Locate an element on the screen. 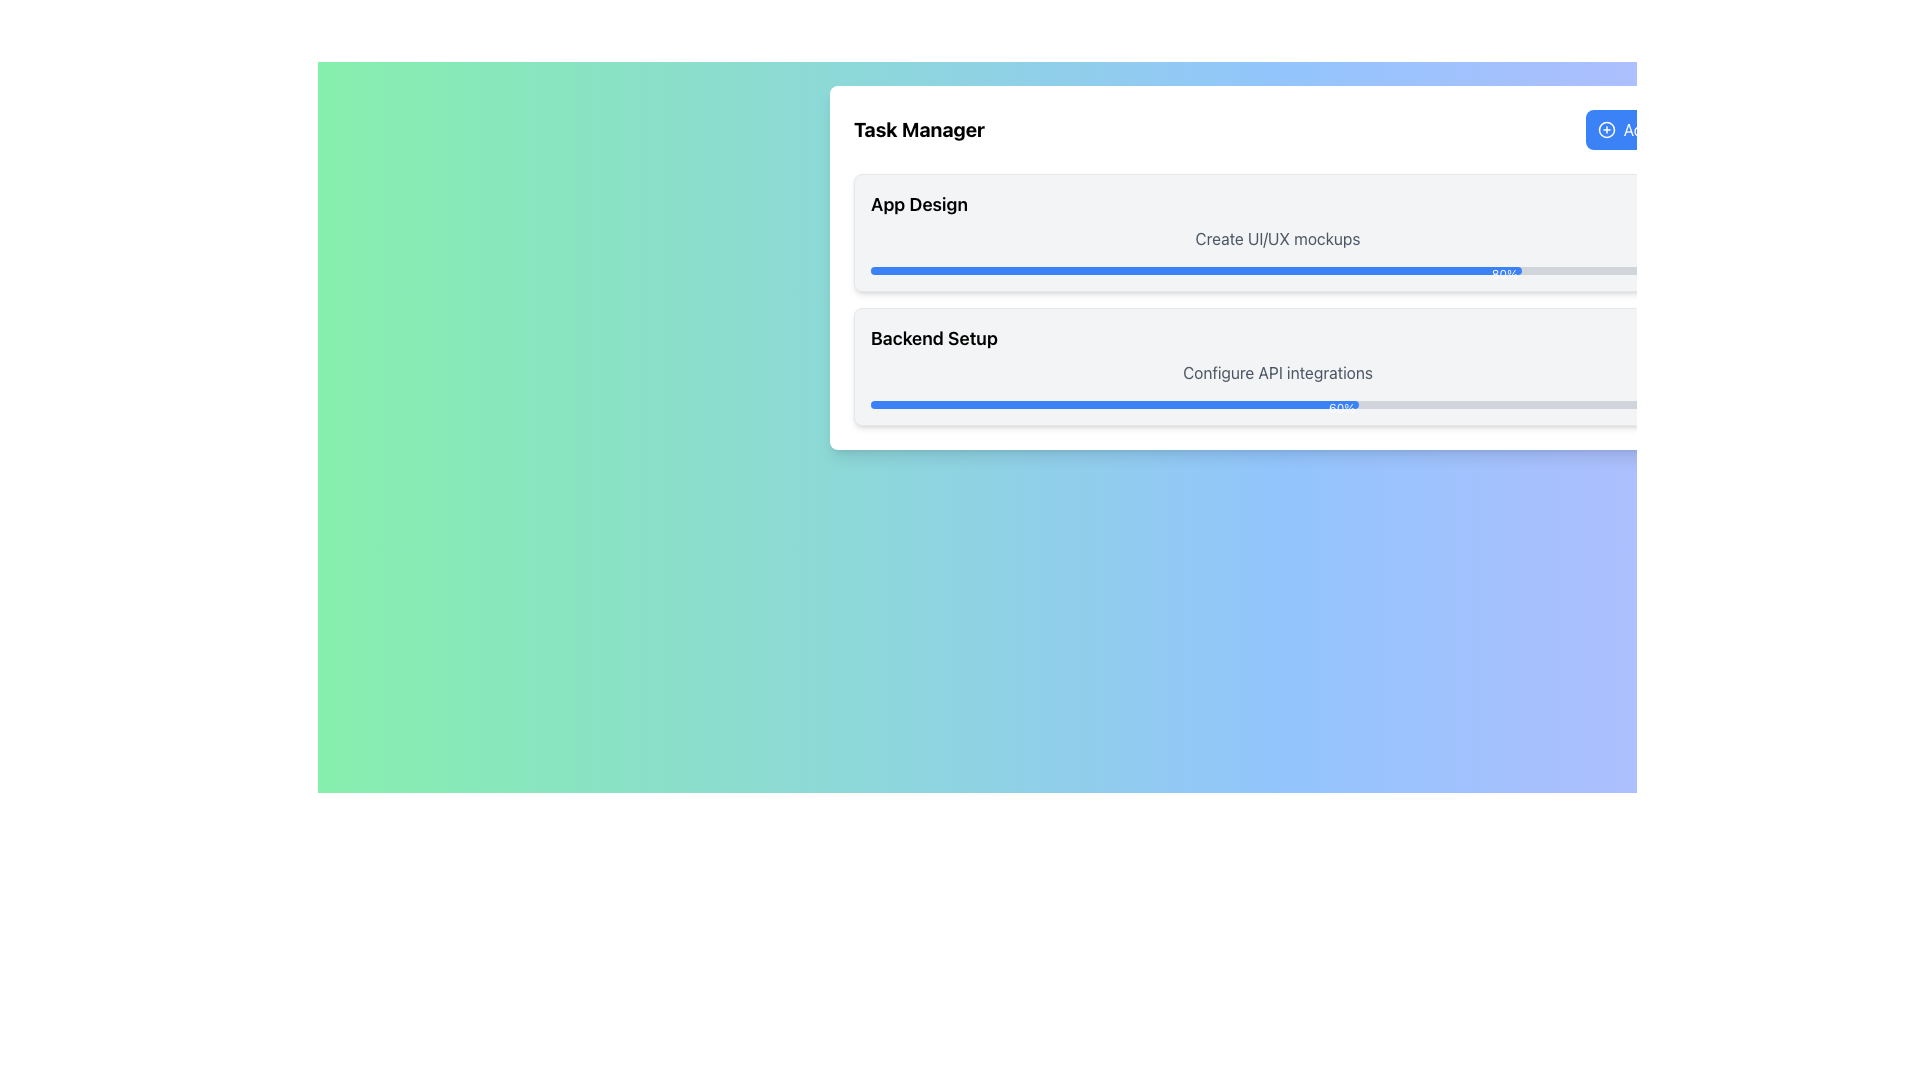 This screenshot has height=1080, width=1920. the 'App Design' text label, which is a bold and larger font element located in the upper section of the task management interface within the 'Task Manager' panel is located at coordinates (918, 204).